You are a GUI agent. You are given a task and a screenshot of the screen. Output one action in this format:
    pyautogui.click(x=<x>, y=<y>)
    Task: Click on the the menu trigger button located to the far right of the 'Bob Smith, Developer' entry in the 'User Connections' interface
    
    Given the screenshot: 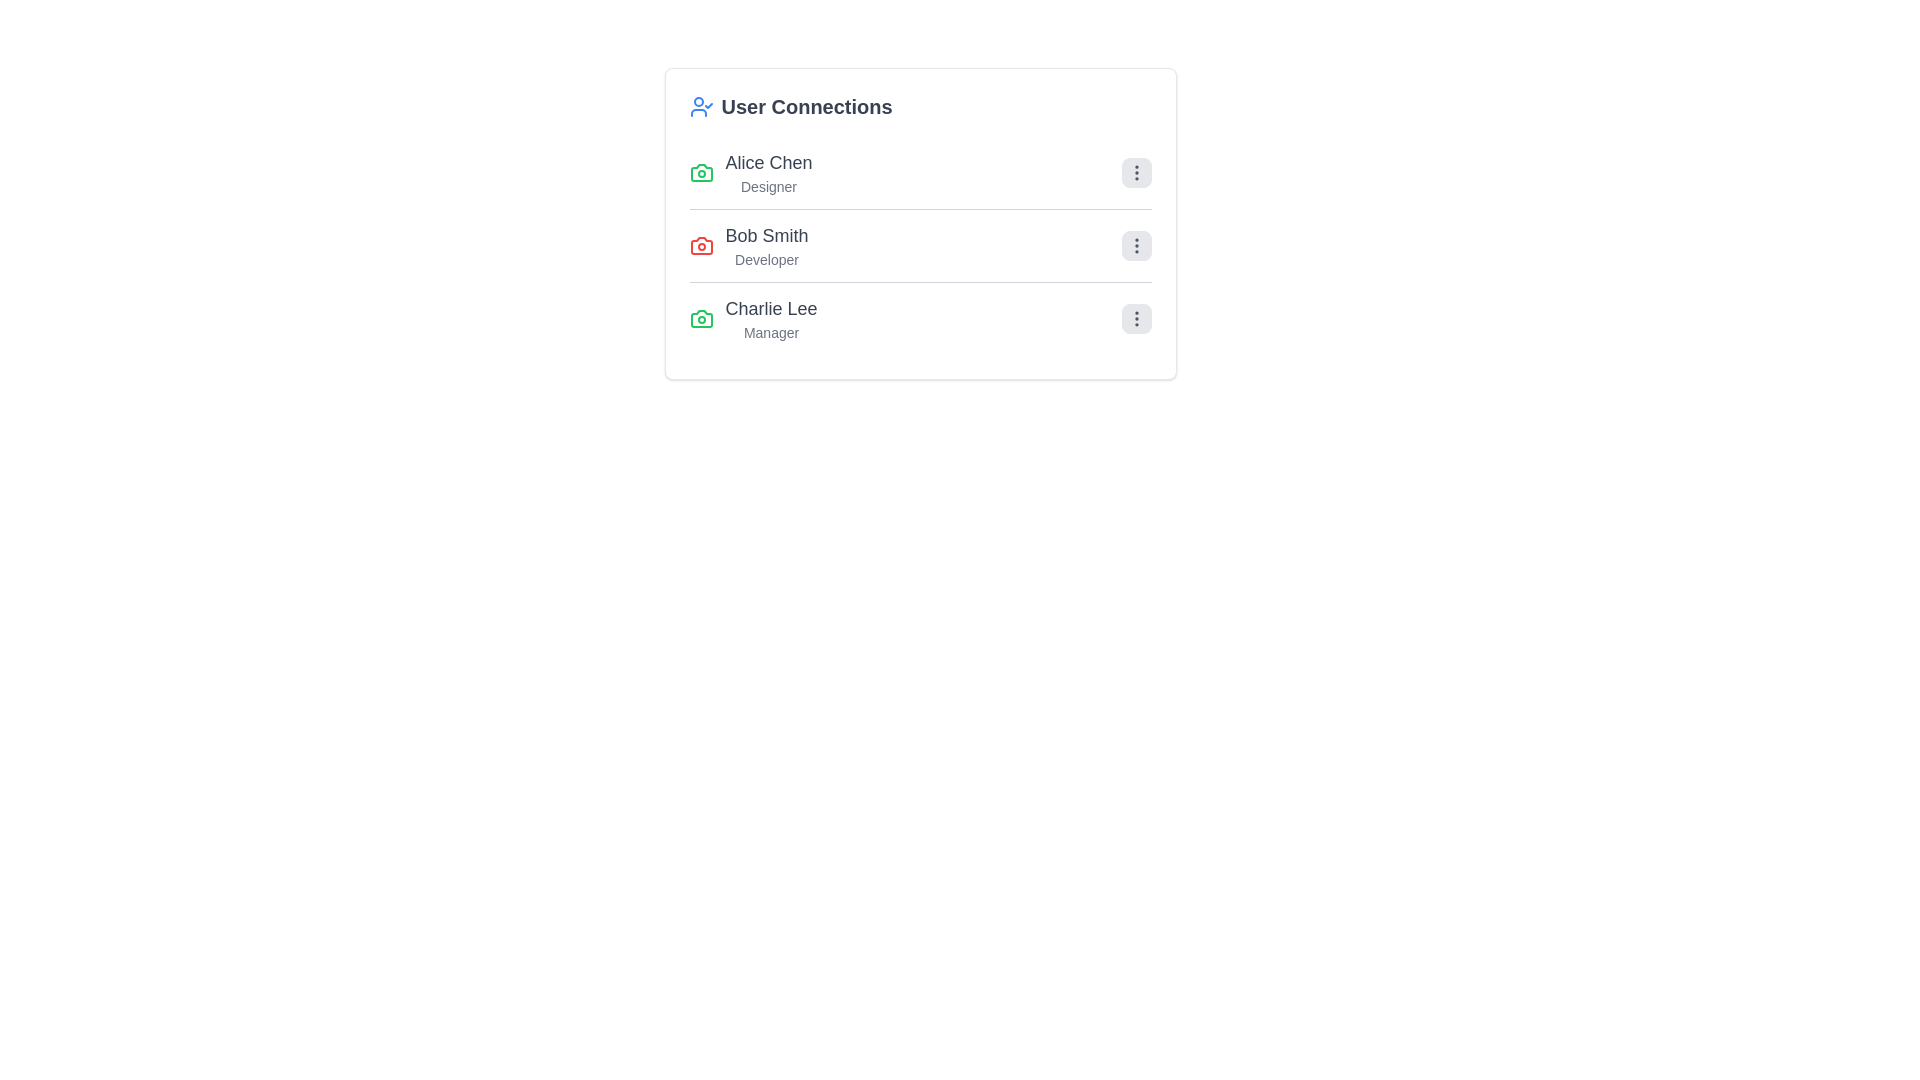 What is the action you would take?
    pyautogui.click(x=1136, y=245)
    